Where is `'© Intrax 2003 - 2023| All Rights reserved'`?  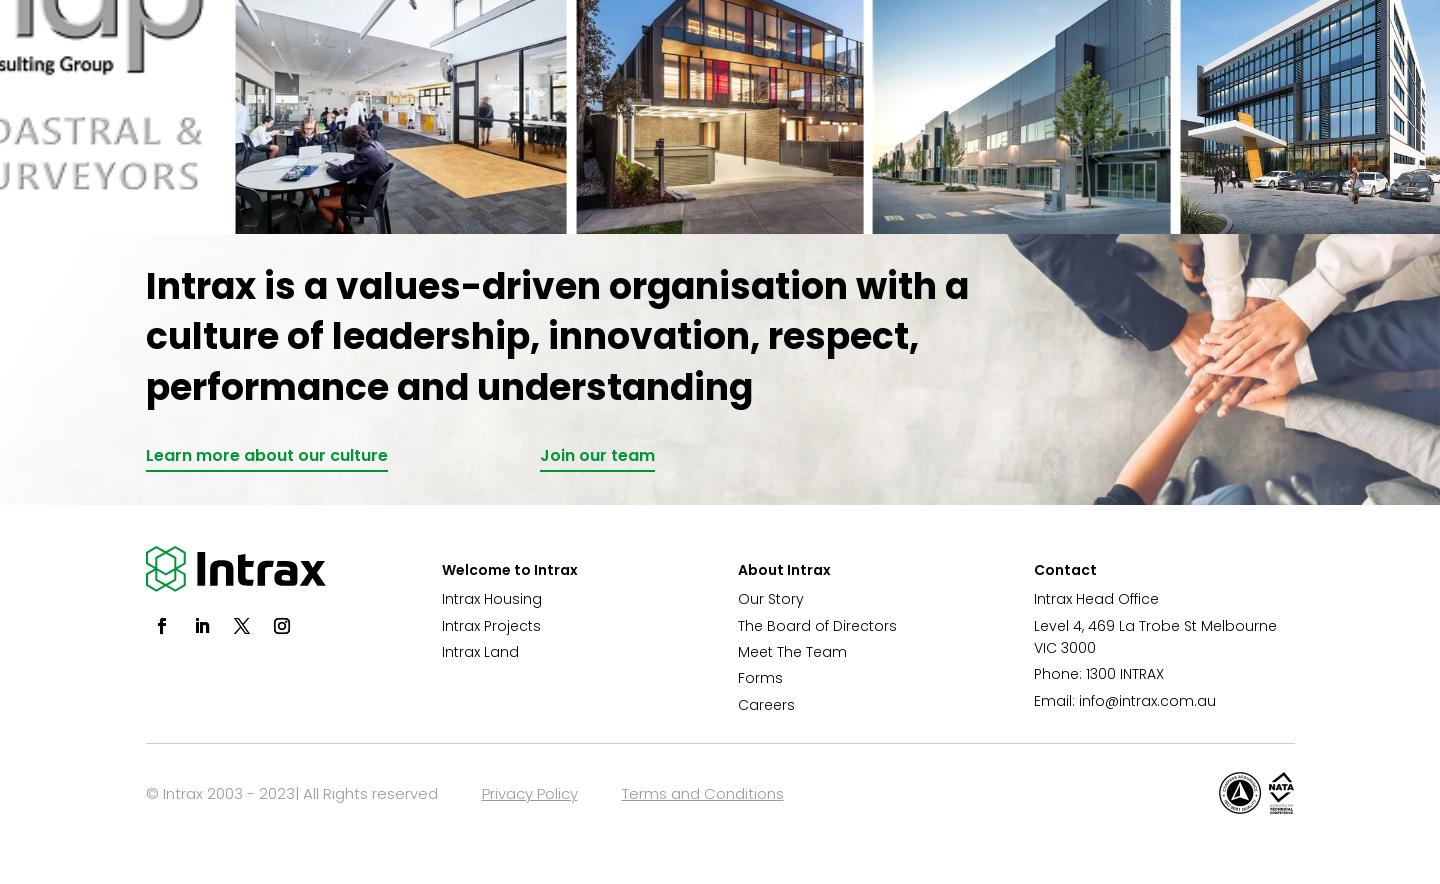
'© Intrax 2003 - 2023| All Rights reserved' is located at coordinates (313, 791).